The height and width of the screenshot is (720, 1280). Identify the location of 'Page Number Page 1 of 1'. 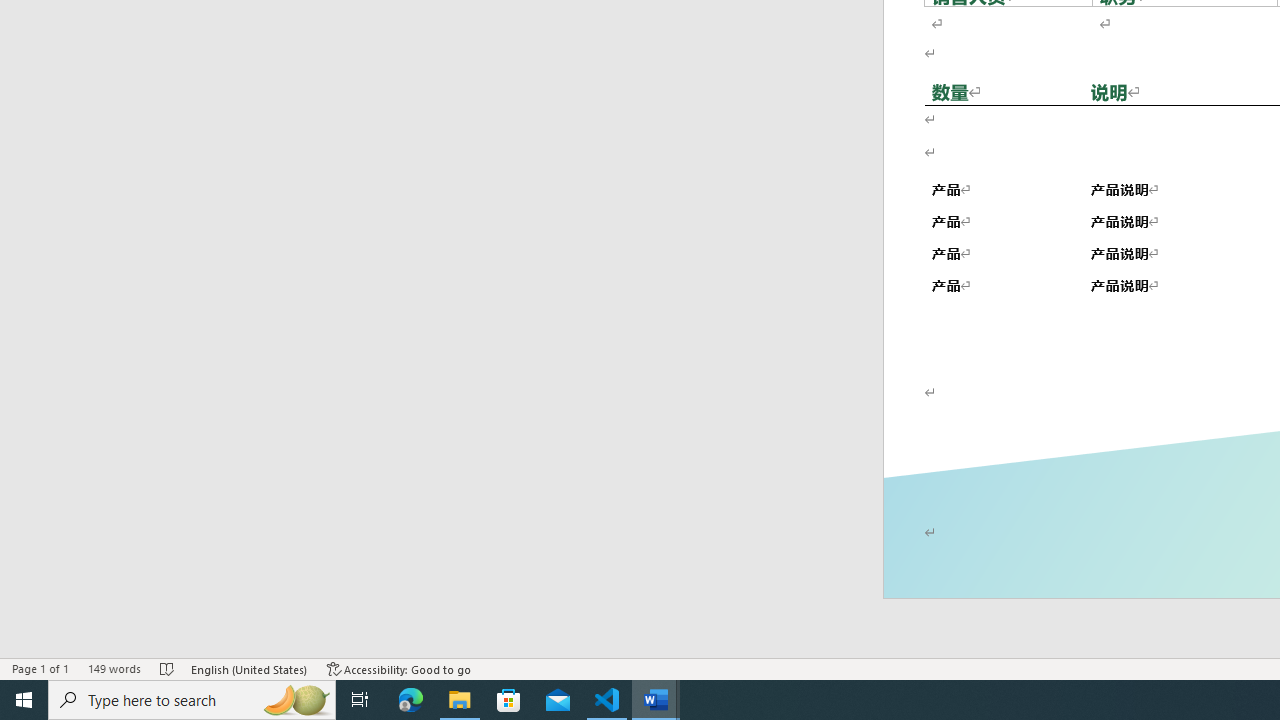
(40, 669).